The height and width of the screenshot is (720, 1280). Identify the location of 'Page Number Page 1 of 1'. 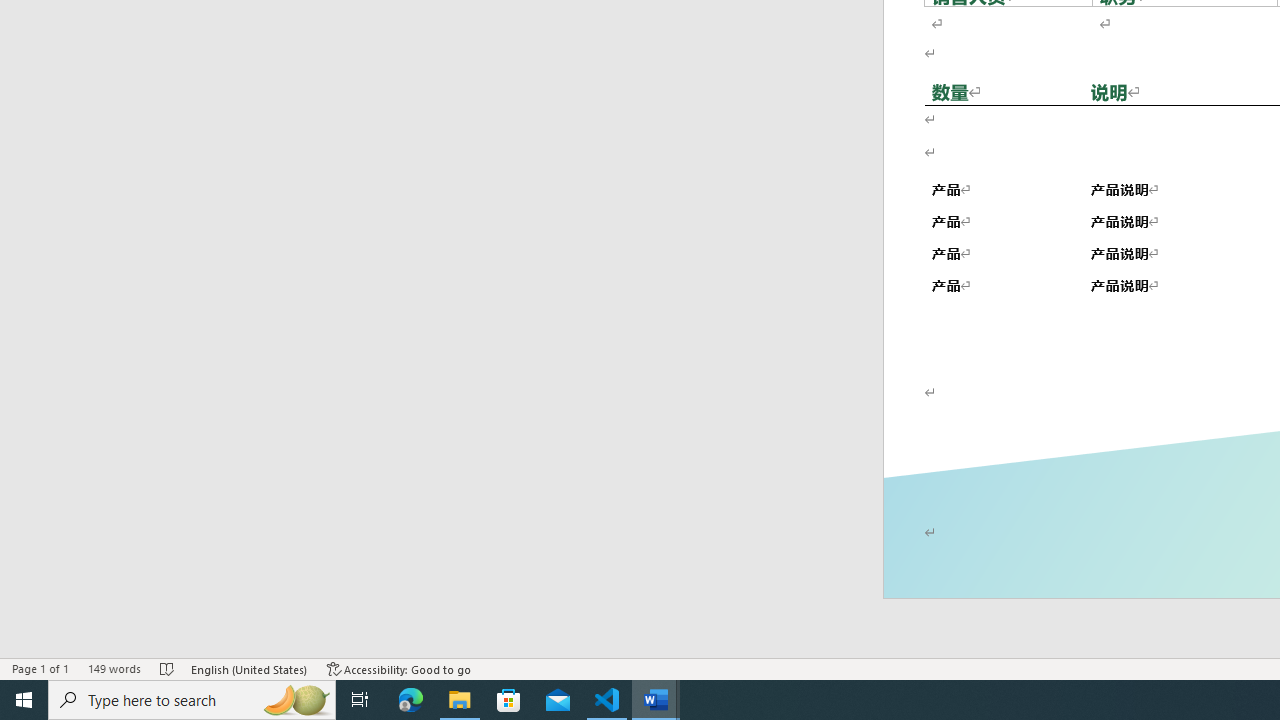
(40, 669).